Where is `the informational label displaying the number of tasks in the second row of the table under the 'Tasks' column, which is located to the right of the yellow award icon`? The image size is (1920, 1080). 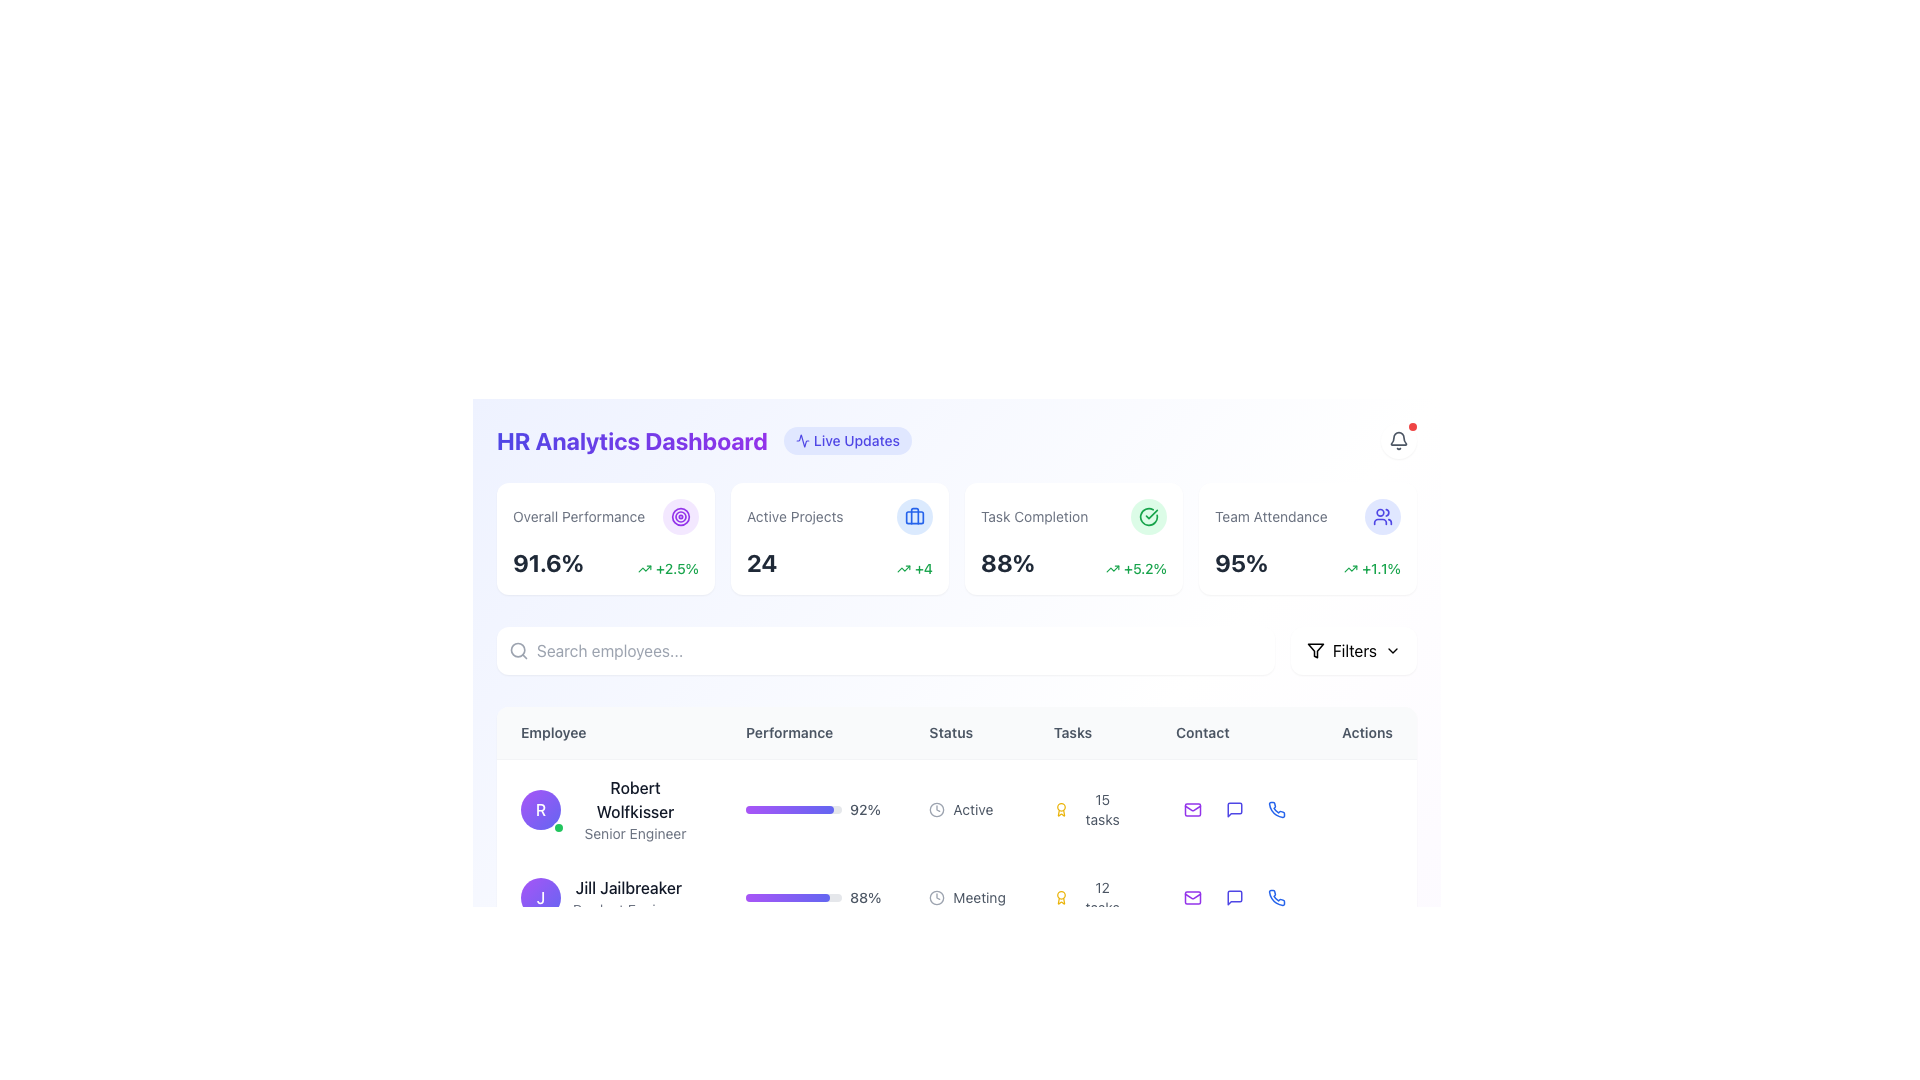 the informational label displaying the number of tasks in the second row of the table under the 'Tasks' column, which is located to the right of the yellow award icon is located at coordinates (1089, 897).